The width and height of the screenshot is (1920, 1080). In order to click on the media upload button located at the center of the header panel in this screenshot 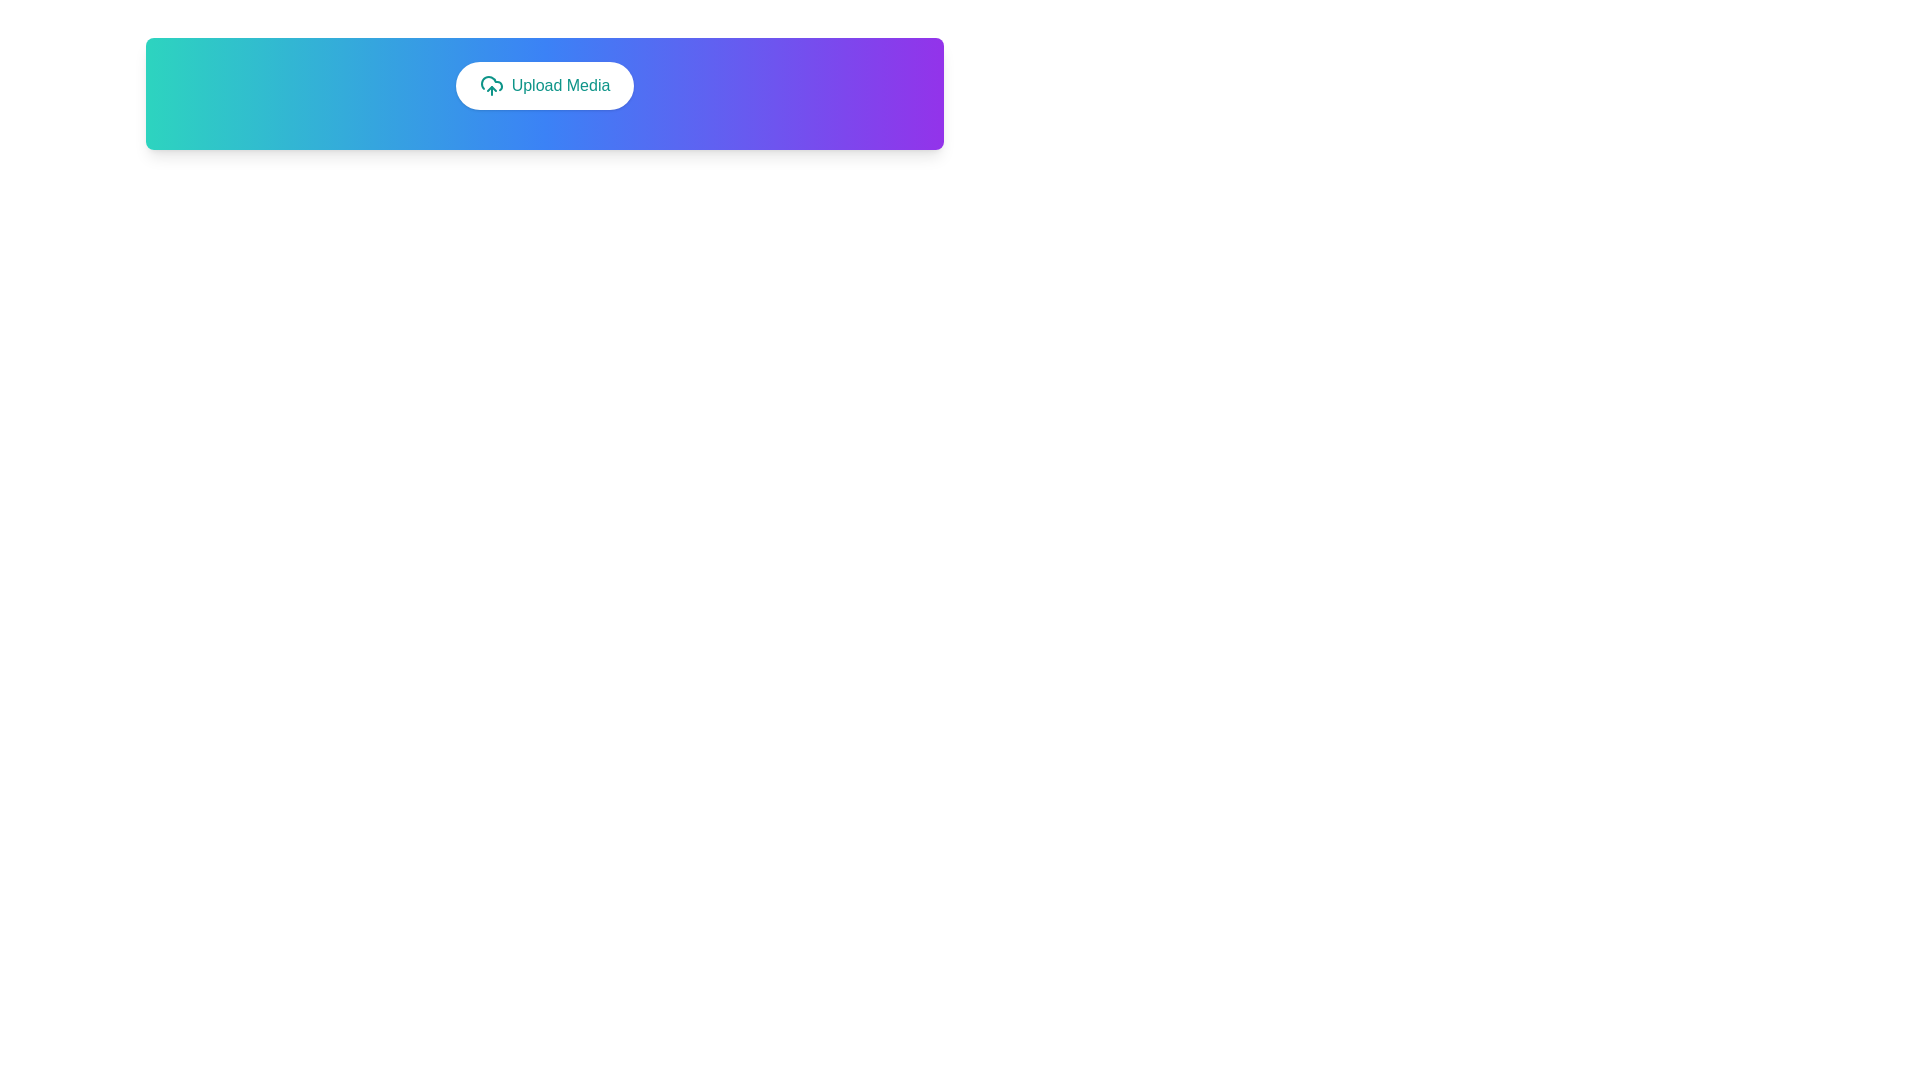, I will do `click(545, 93)`.